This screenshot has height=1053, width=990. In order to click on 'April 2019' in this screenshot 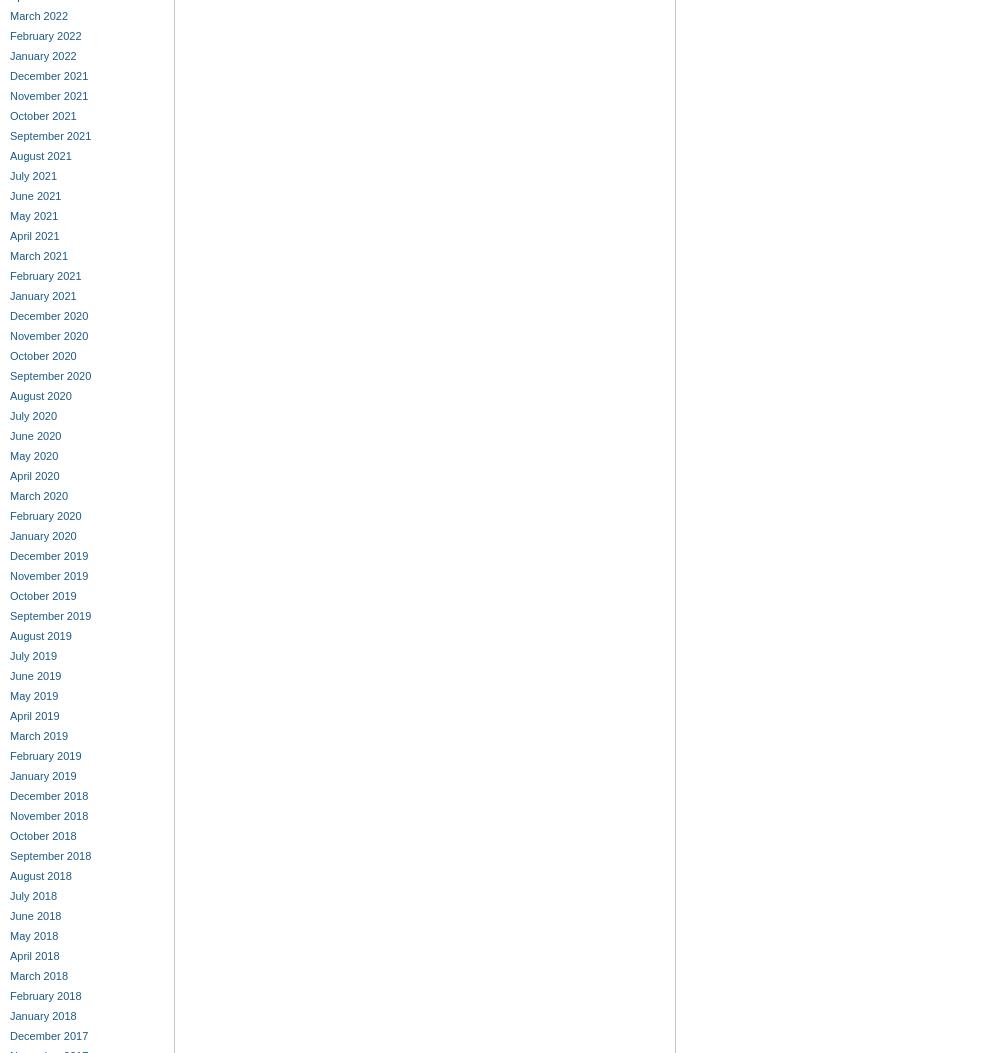, I will do `click(33, 716)`.